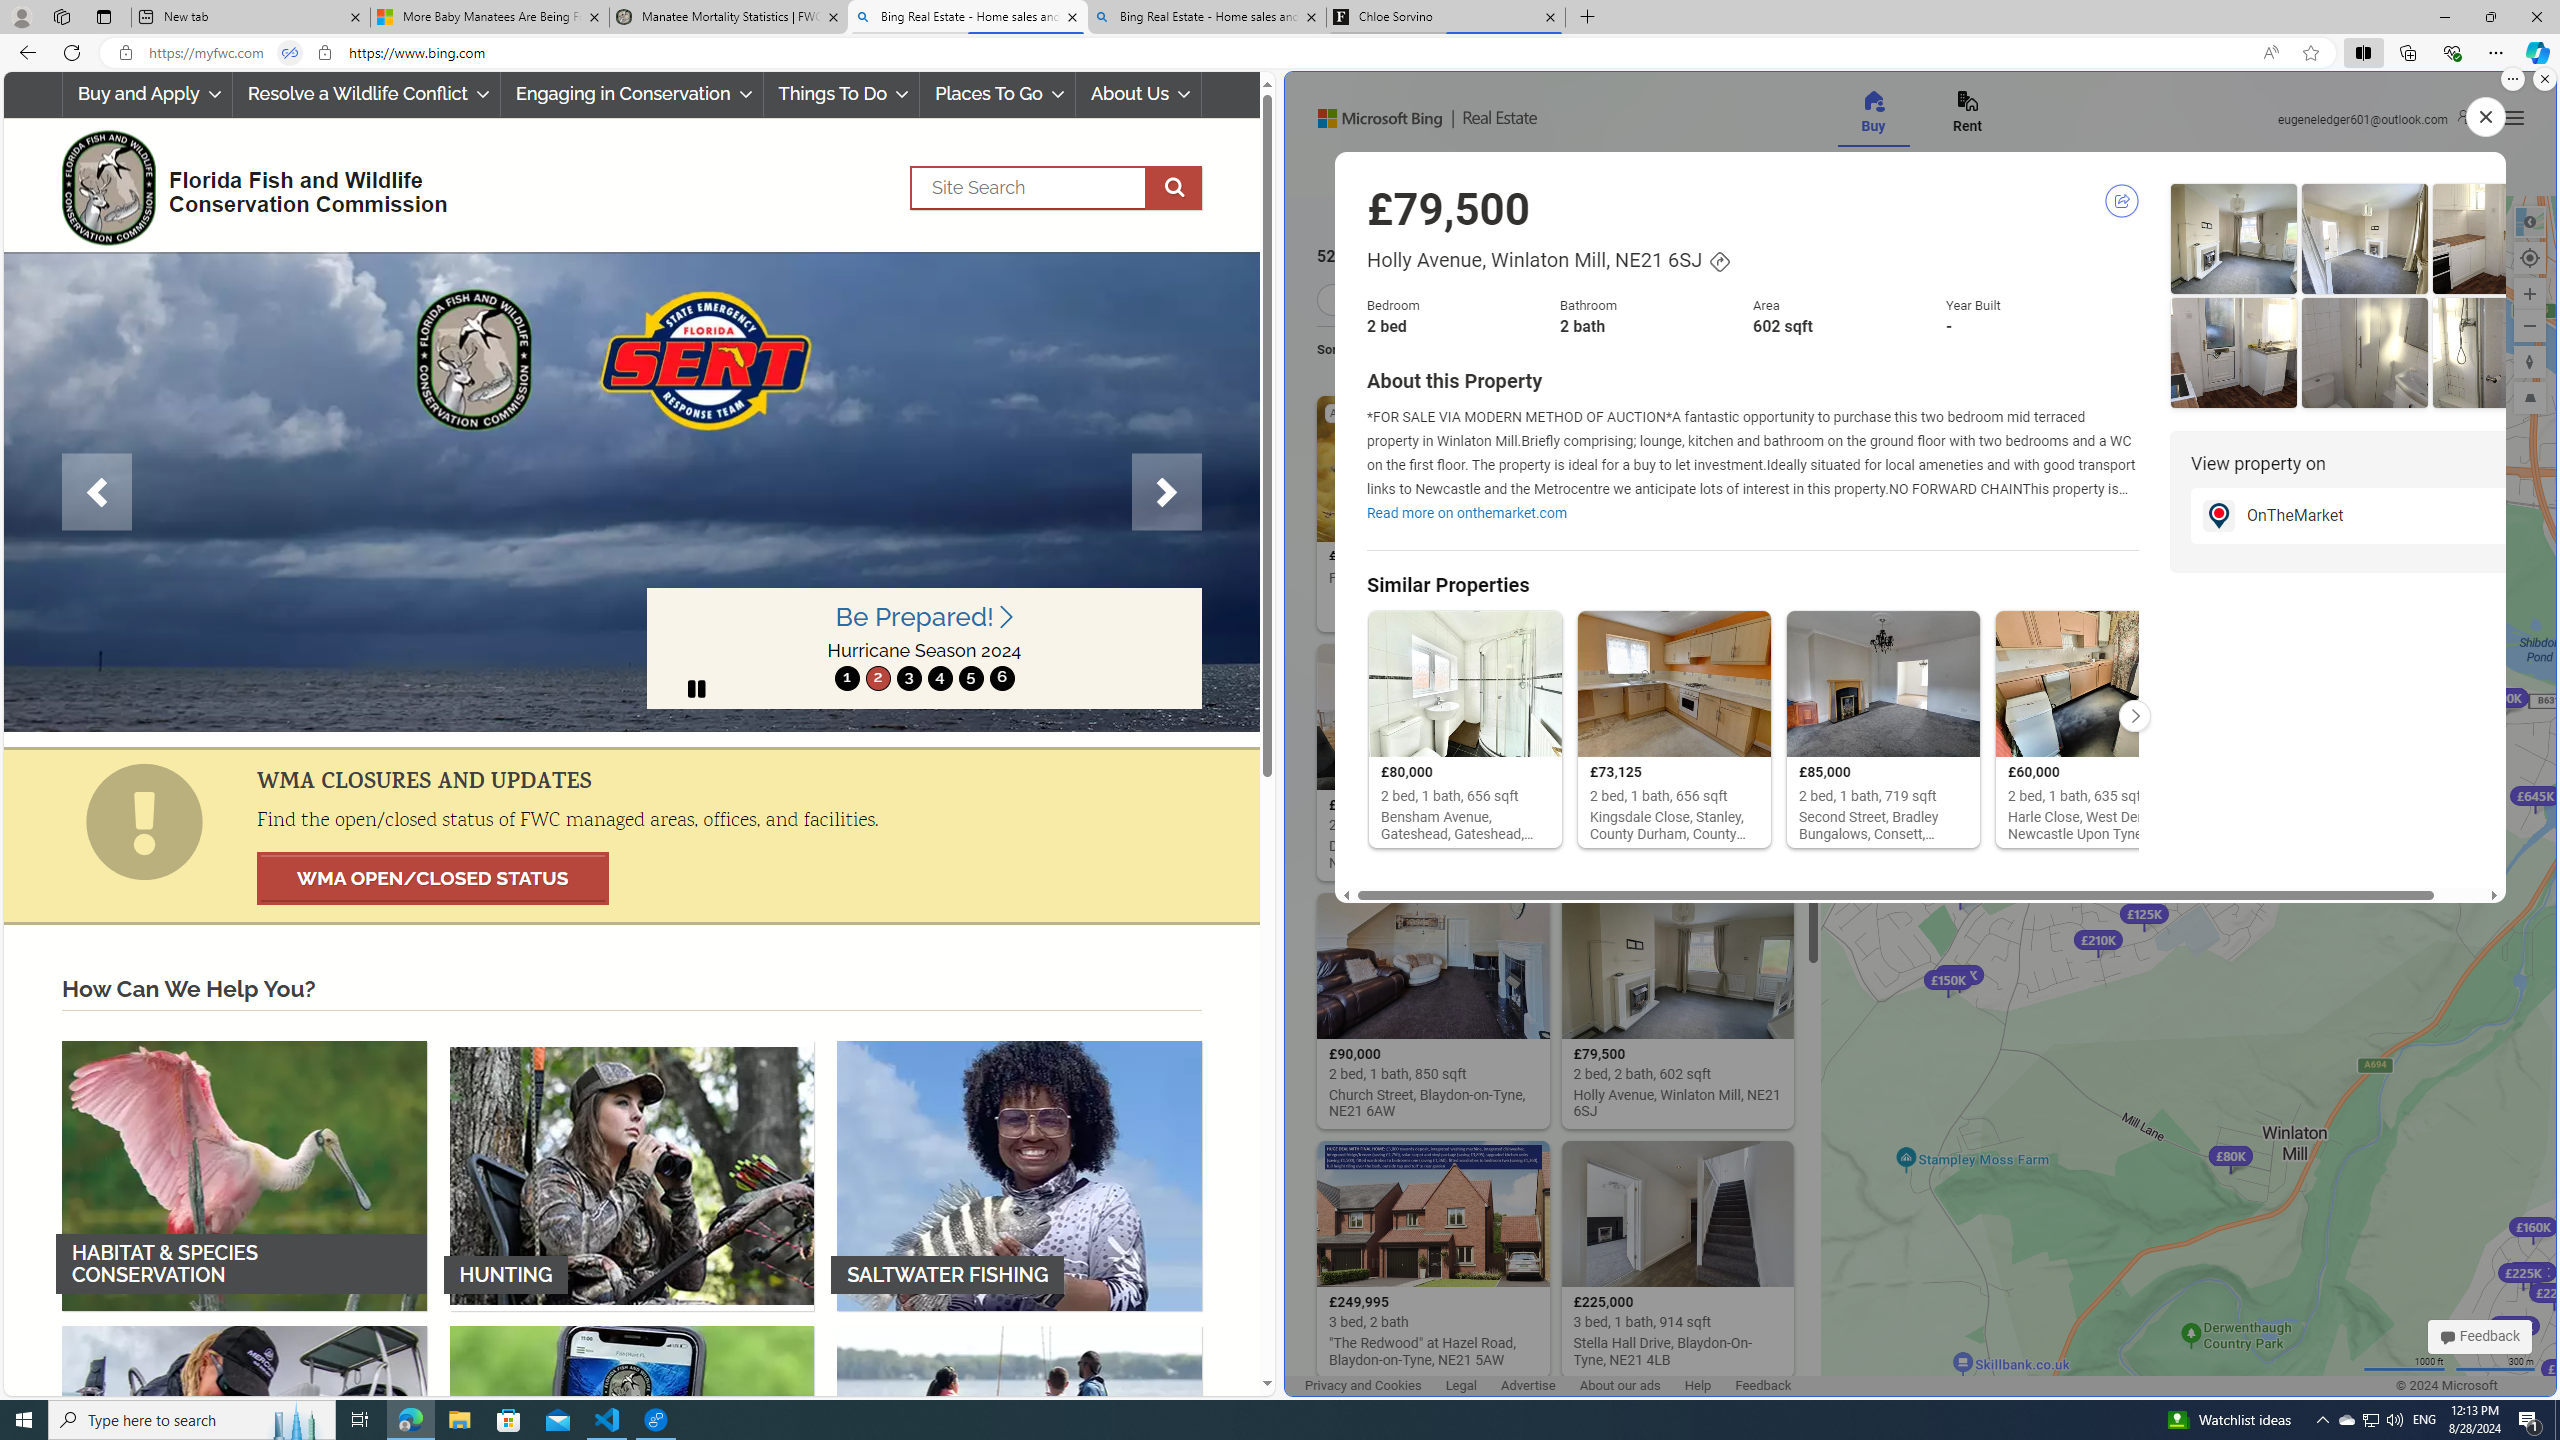 The height and width of the screenshot is (1440, 2560). I want to click on 'Places To Go', so click(996, 93).